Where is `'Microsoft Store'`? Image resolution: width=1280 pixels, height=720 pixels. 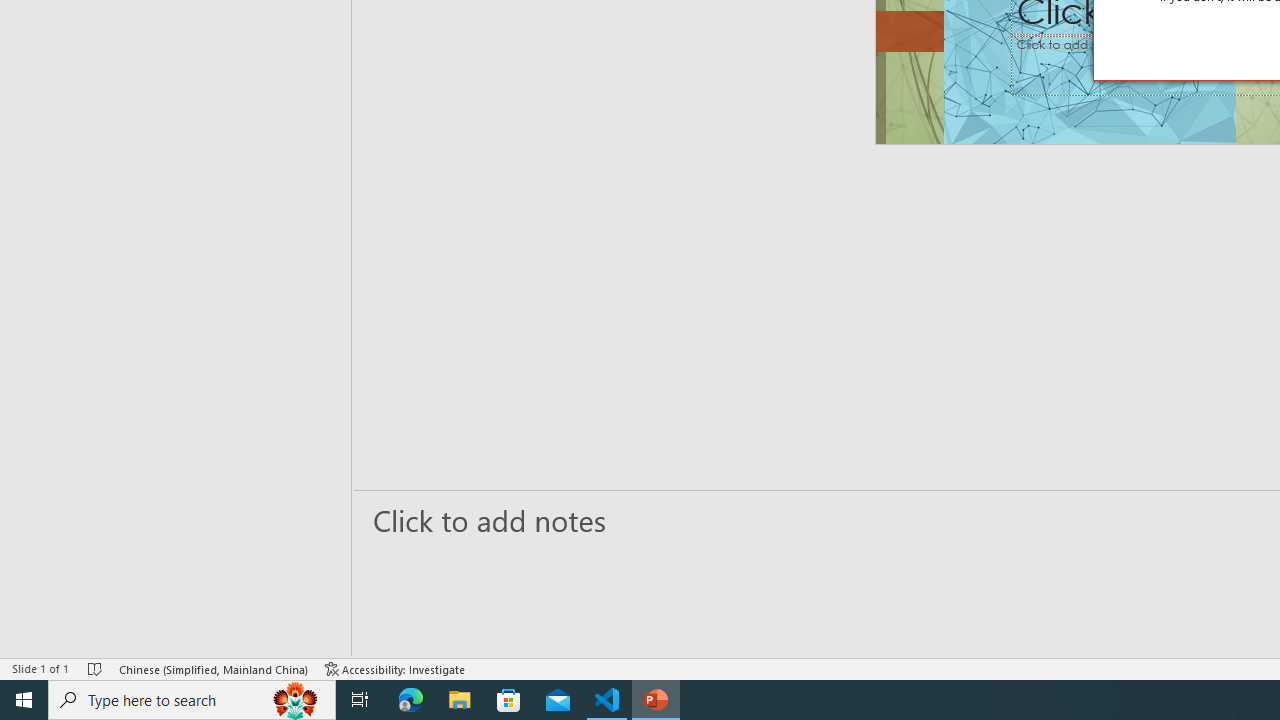 'Microsoft Store' is located at coordinates (509, 698).